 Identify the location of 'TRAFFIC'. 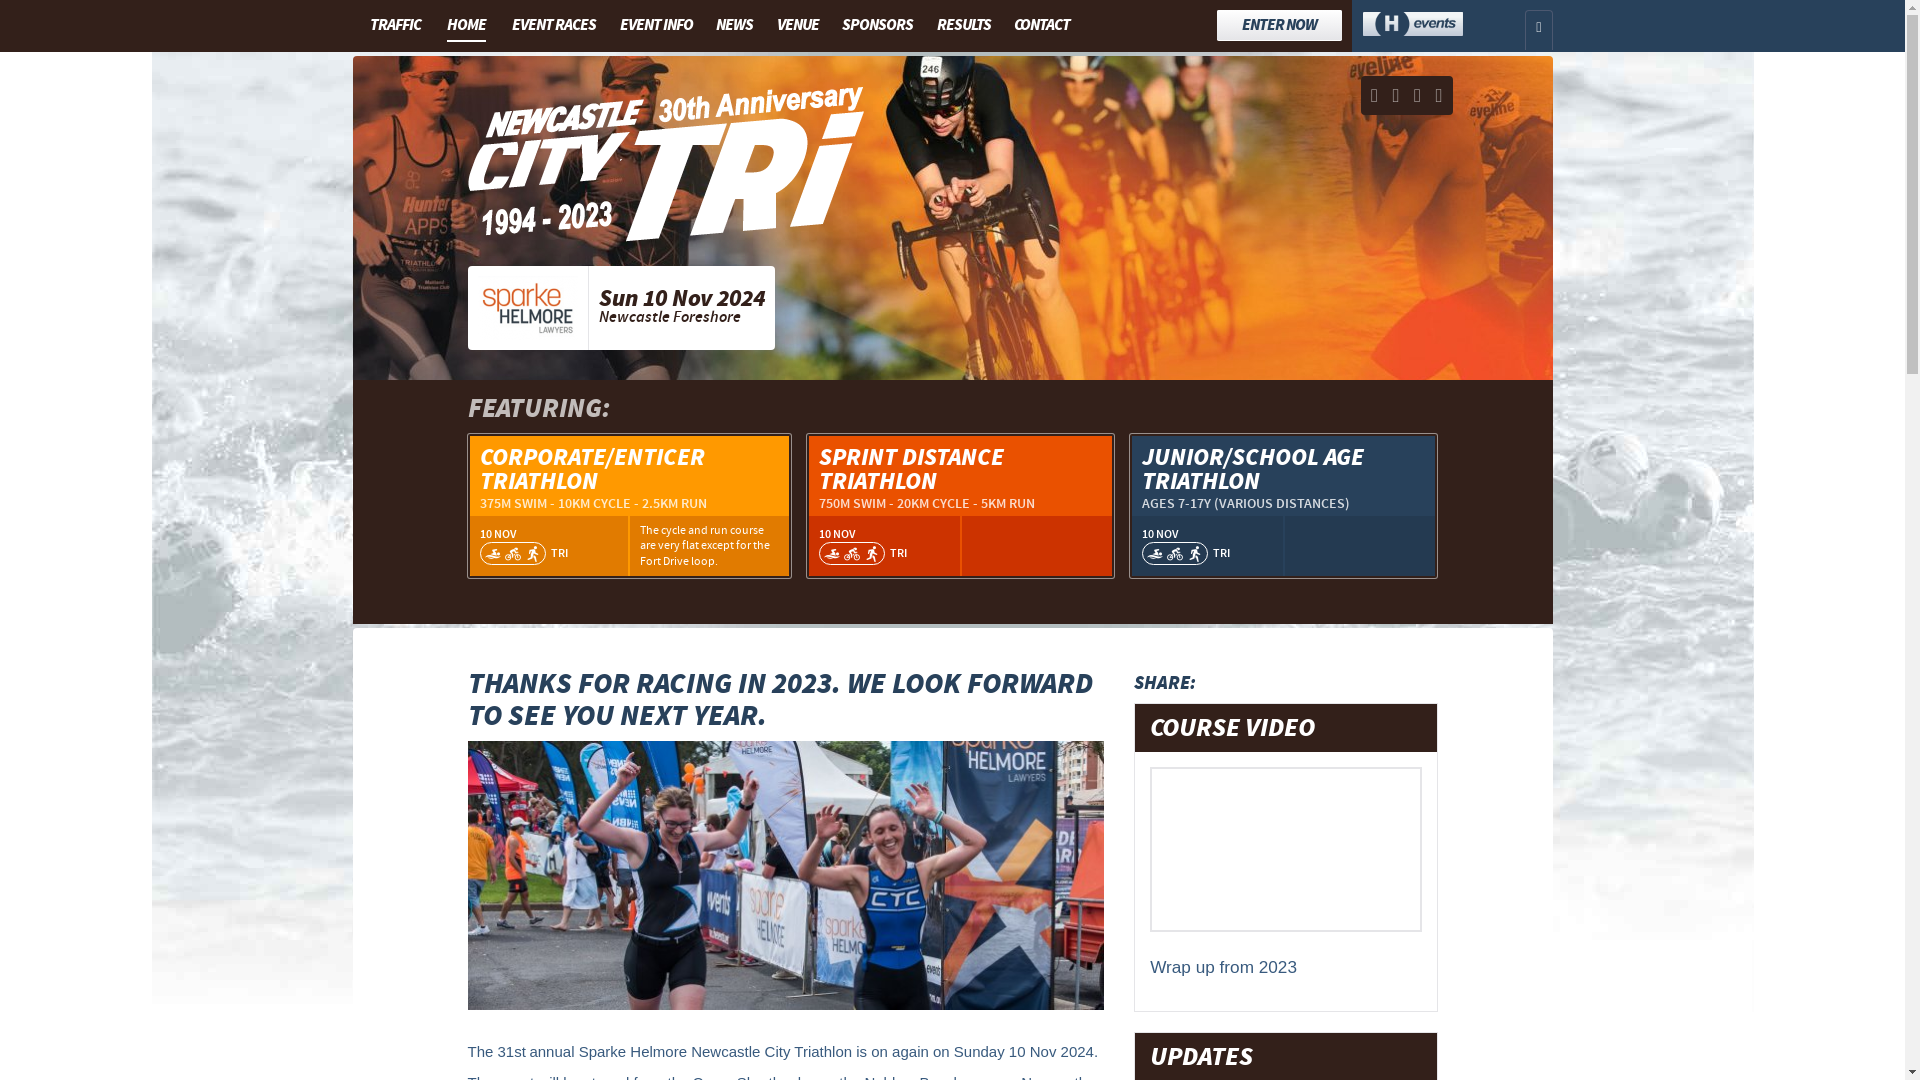
(361, 24).